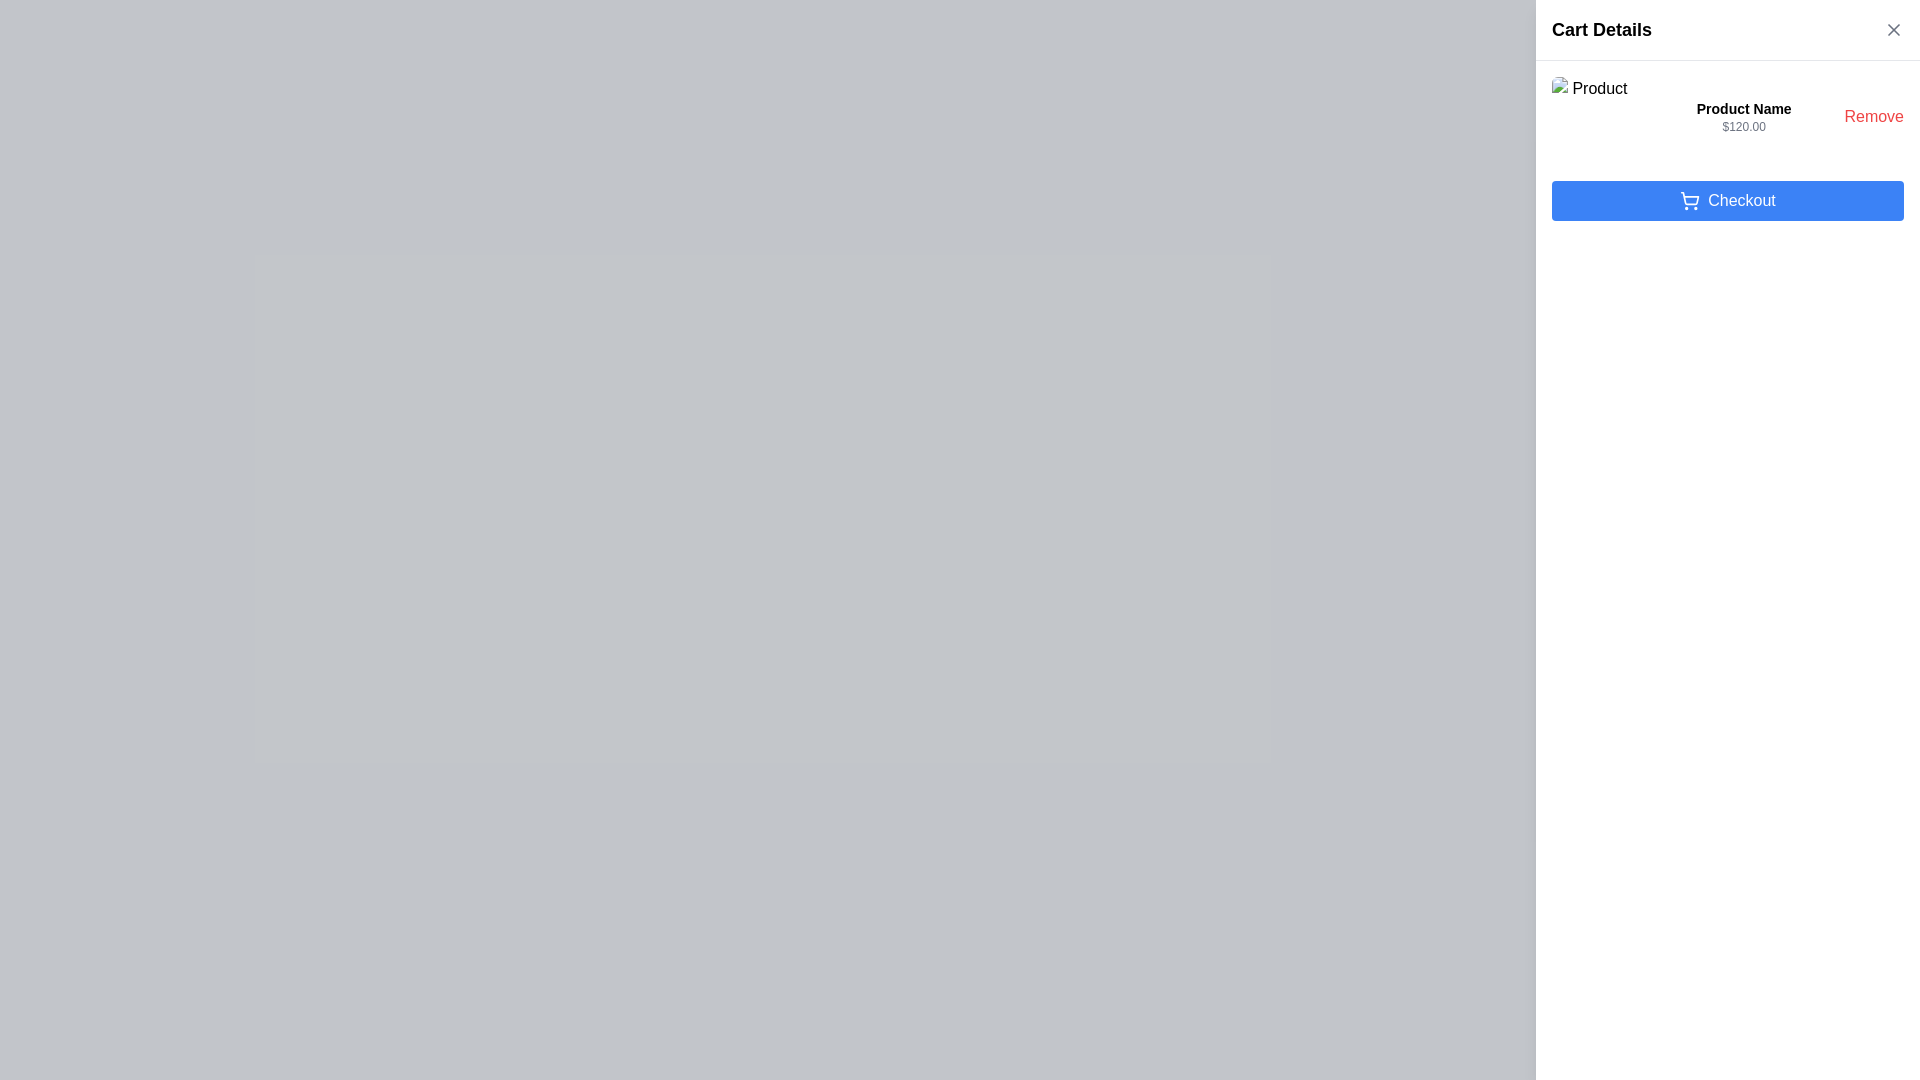 This screenshot has width=1920, height=1080. What do you see at coordinates (1743, 116) in the screenshot?
I see `the Text block displaying product information, which includes the product name and price, located in the Cart Details panel to the right of the product image and to the left of the 'Remove' button` at bounding box center [1743, 116].